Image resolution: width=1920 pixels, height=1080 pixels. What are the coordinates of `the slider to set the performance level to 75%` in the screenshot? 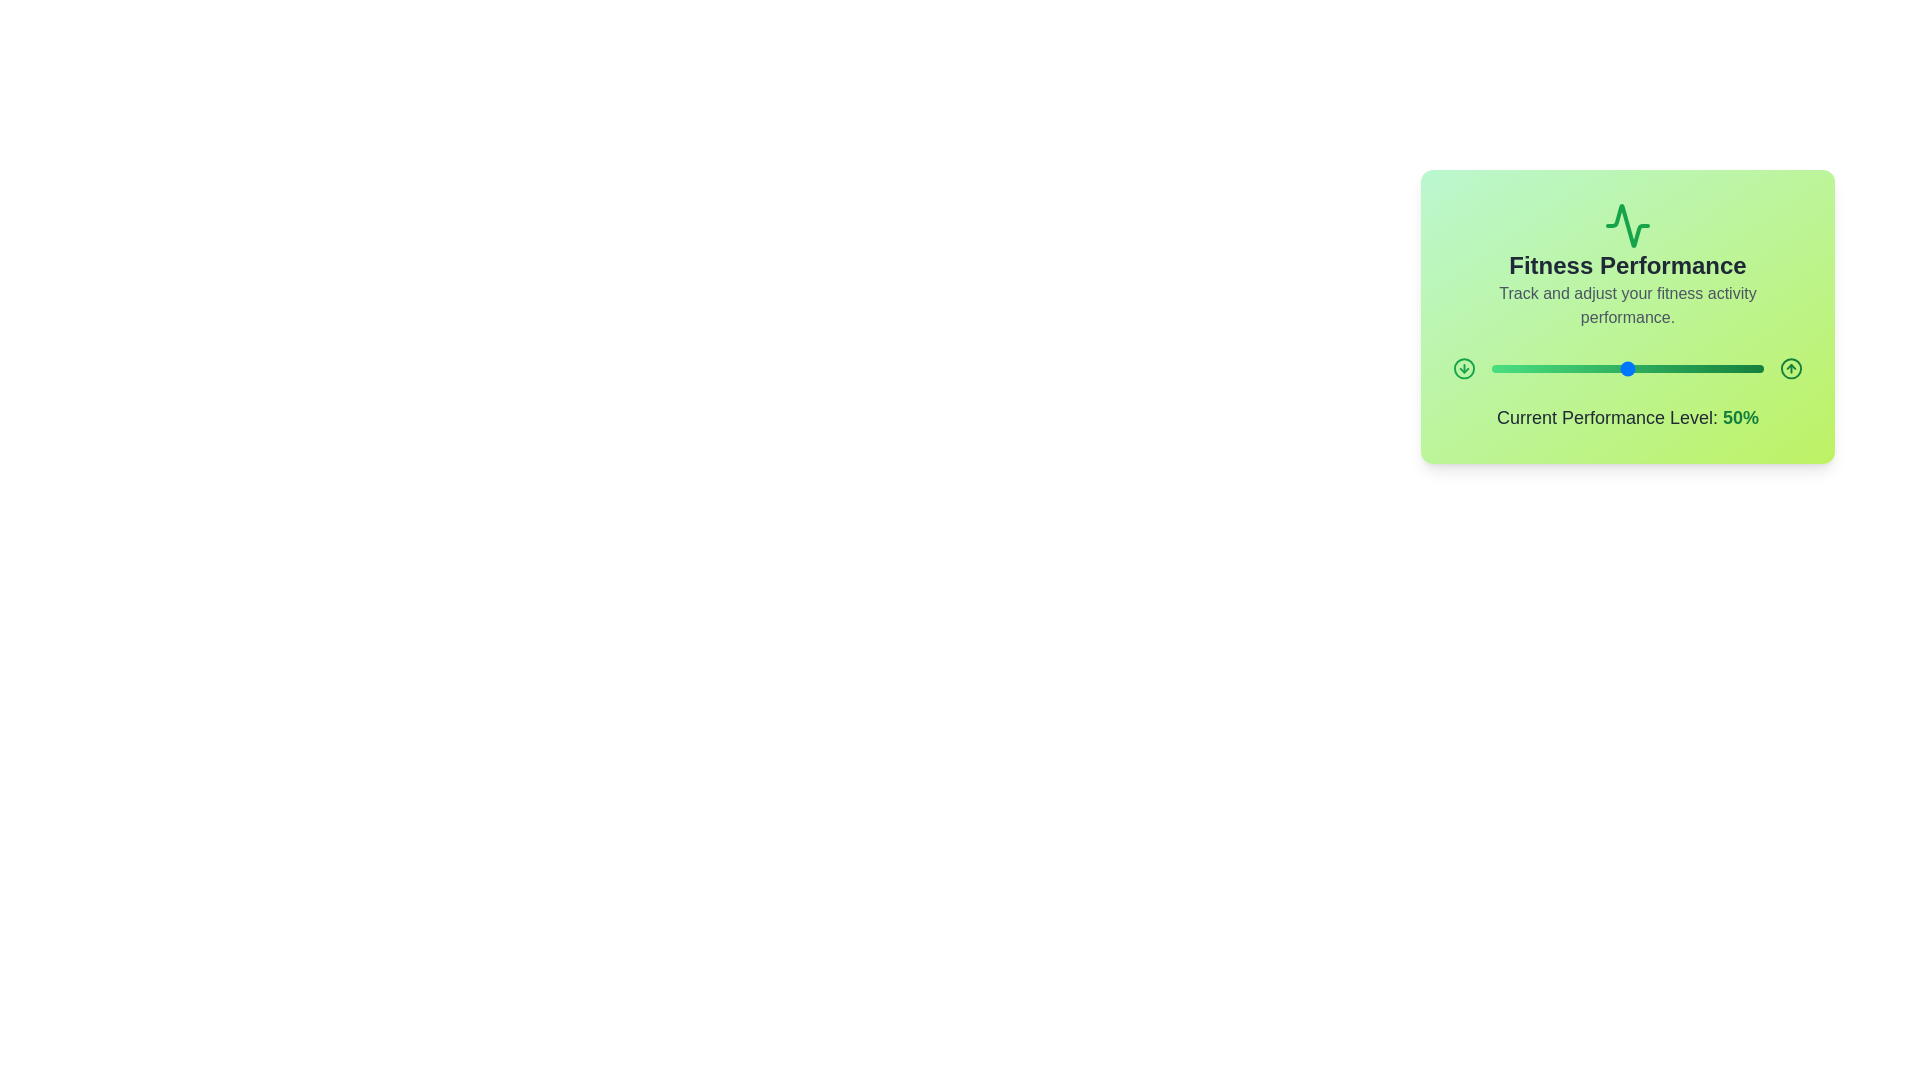 It's located at (1694, 369).